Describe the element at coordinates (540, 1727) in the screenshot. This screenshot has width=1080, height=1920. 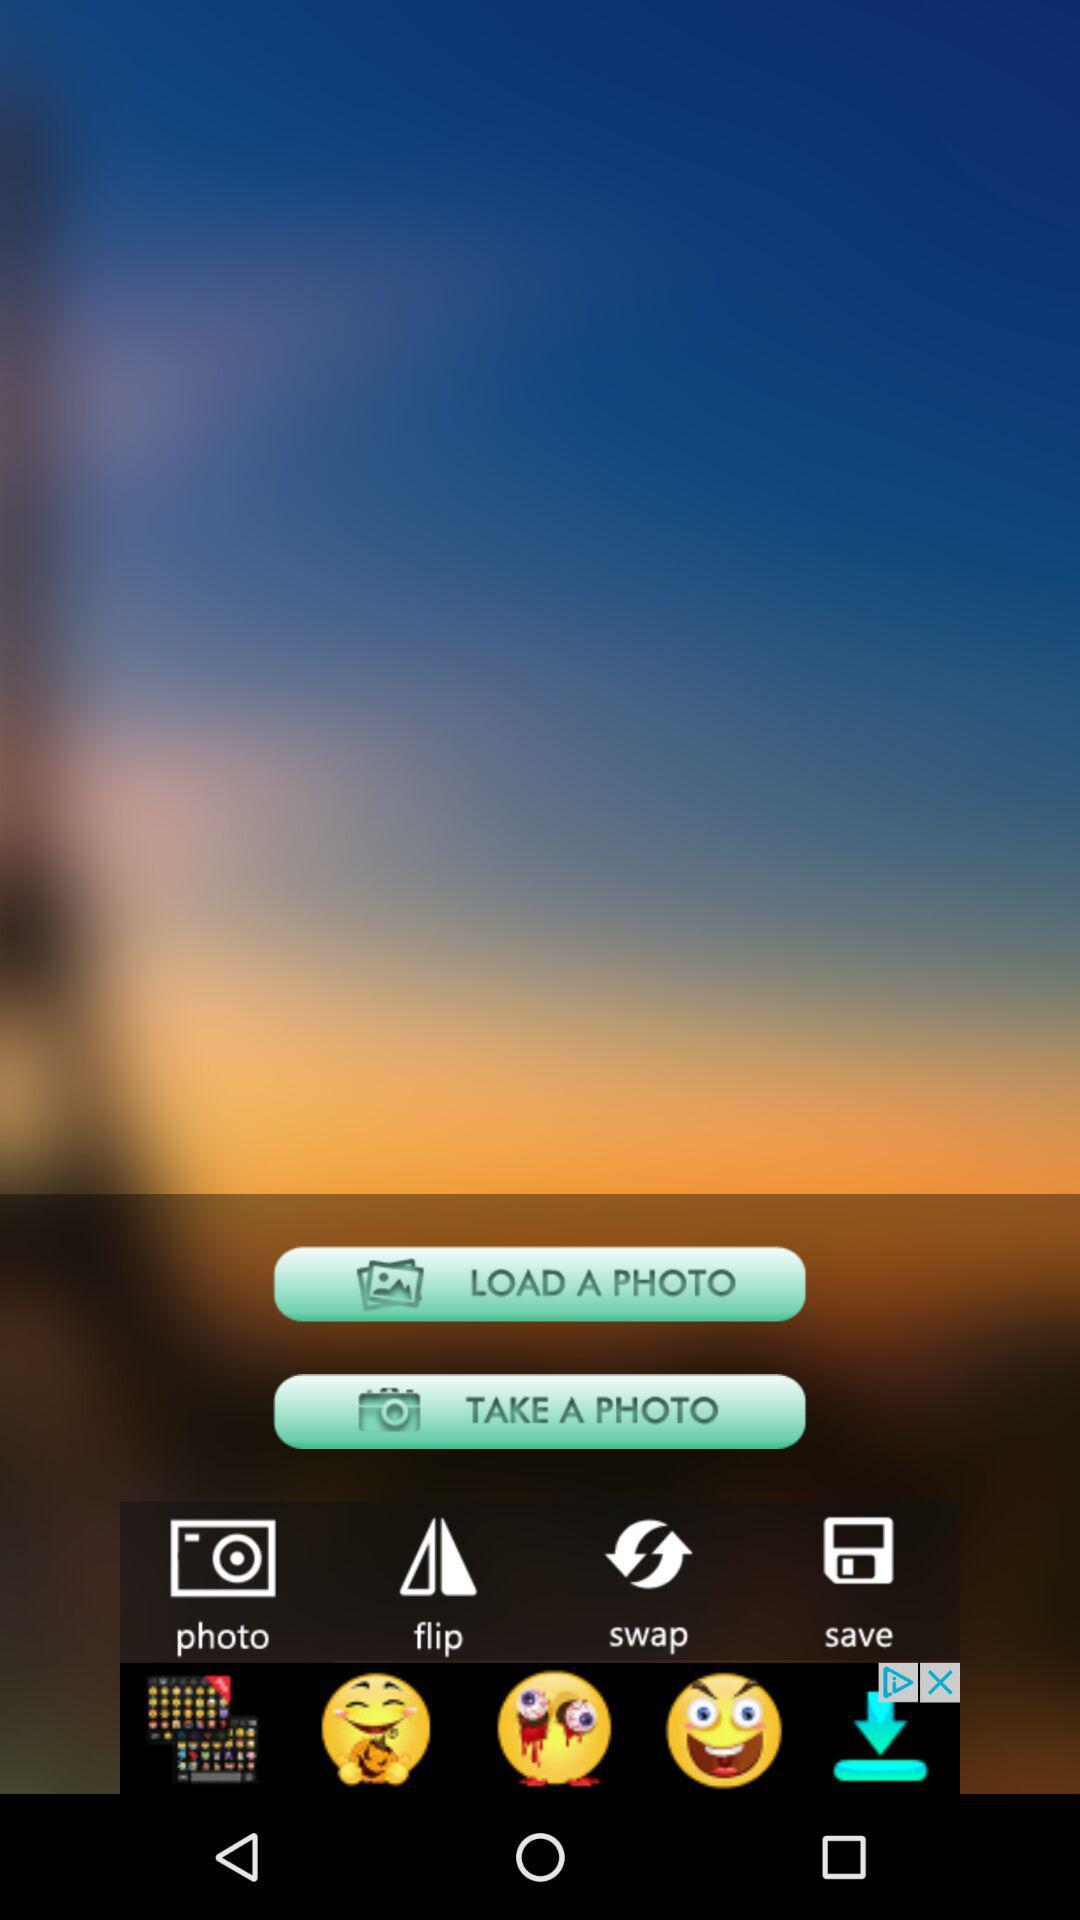
I see `advertisement page` at that location.